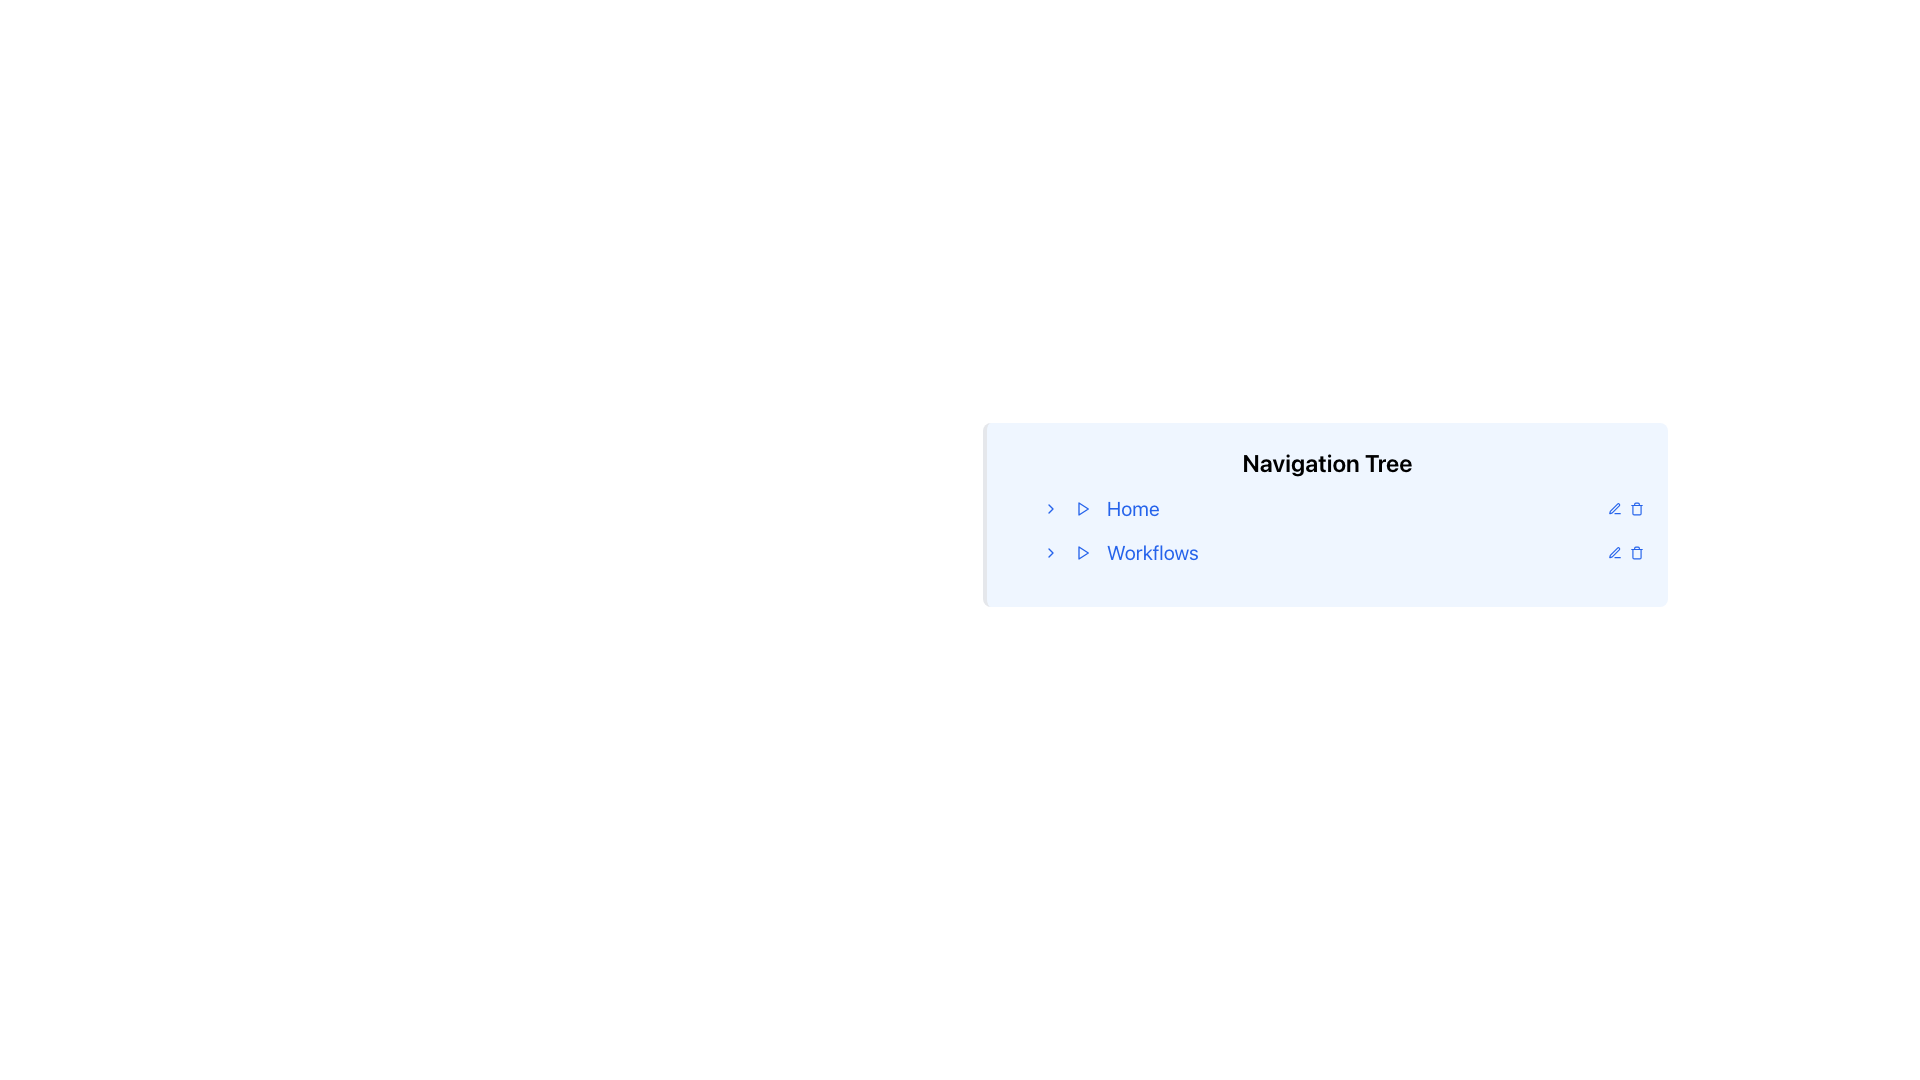  Describe the element at coordinates (1614, 552) in the screenshot. I see `the edit button located at the bottom-right corner of the 'Navigation Tree' box` at that location.